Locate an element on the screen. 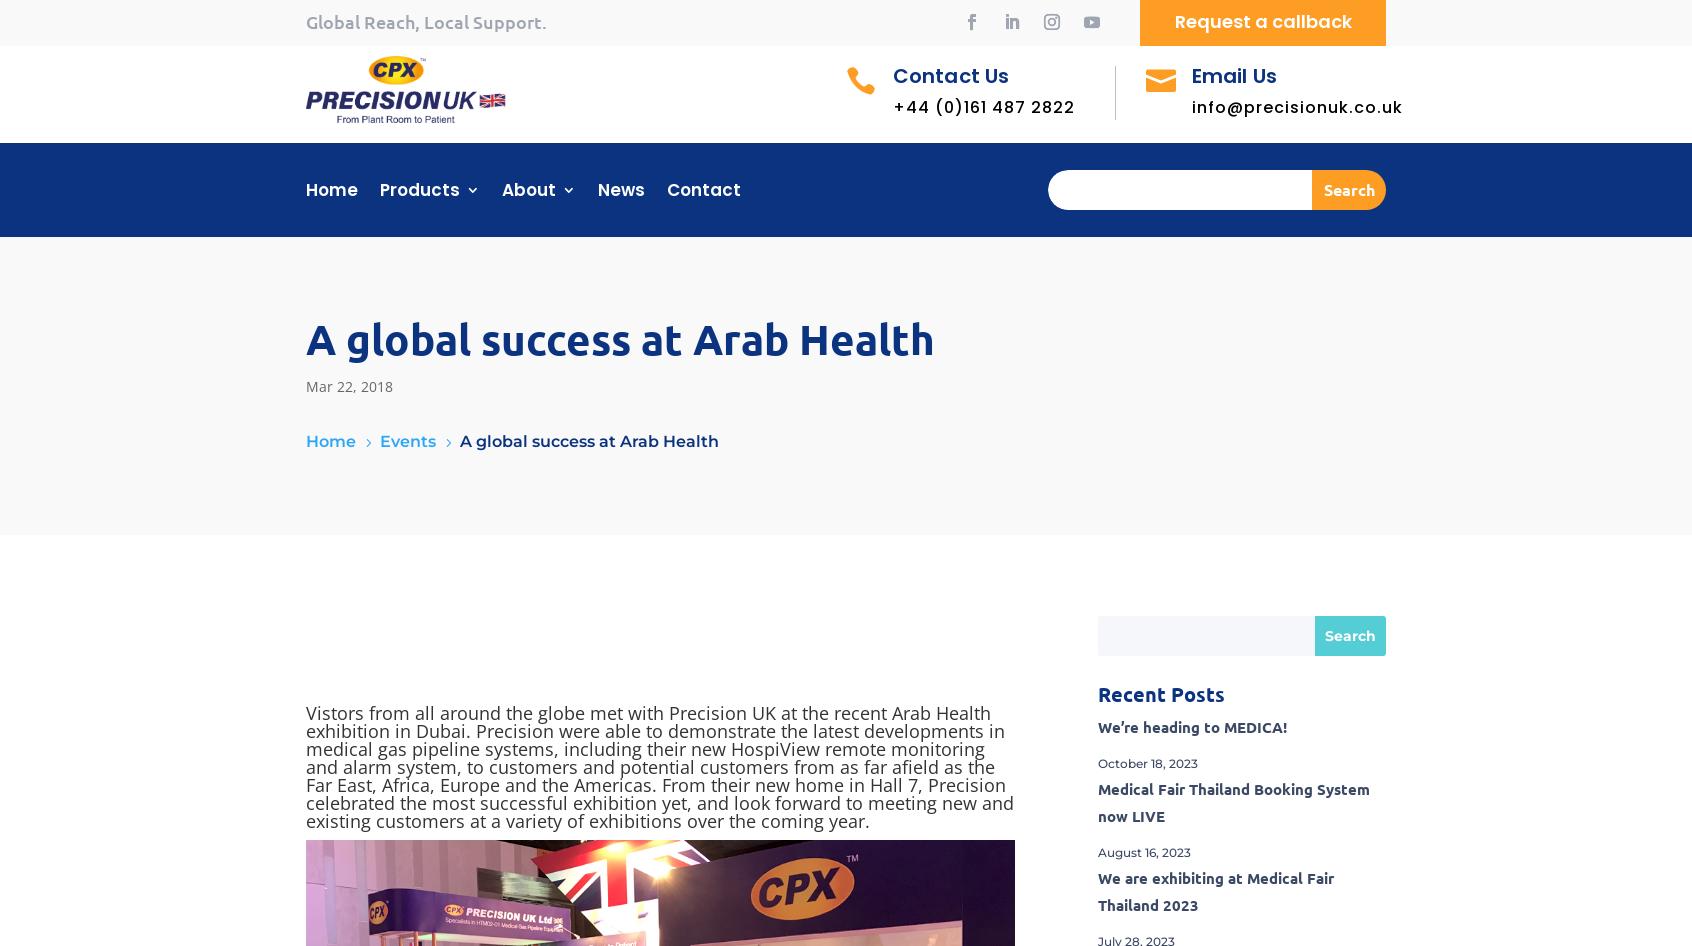 Image resolution: width=1692 pixels, height=946 pixels. 'October 18, 2023' is located at coordinates (1146, 761).